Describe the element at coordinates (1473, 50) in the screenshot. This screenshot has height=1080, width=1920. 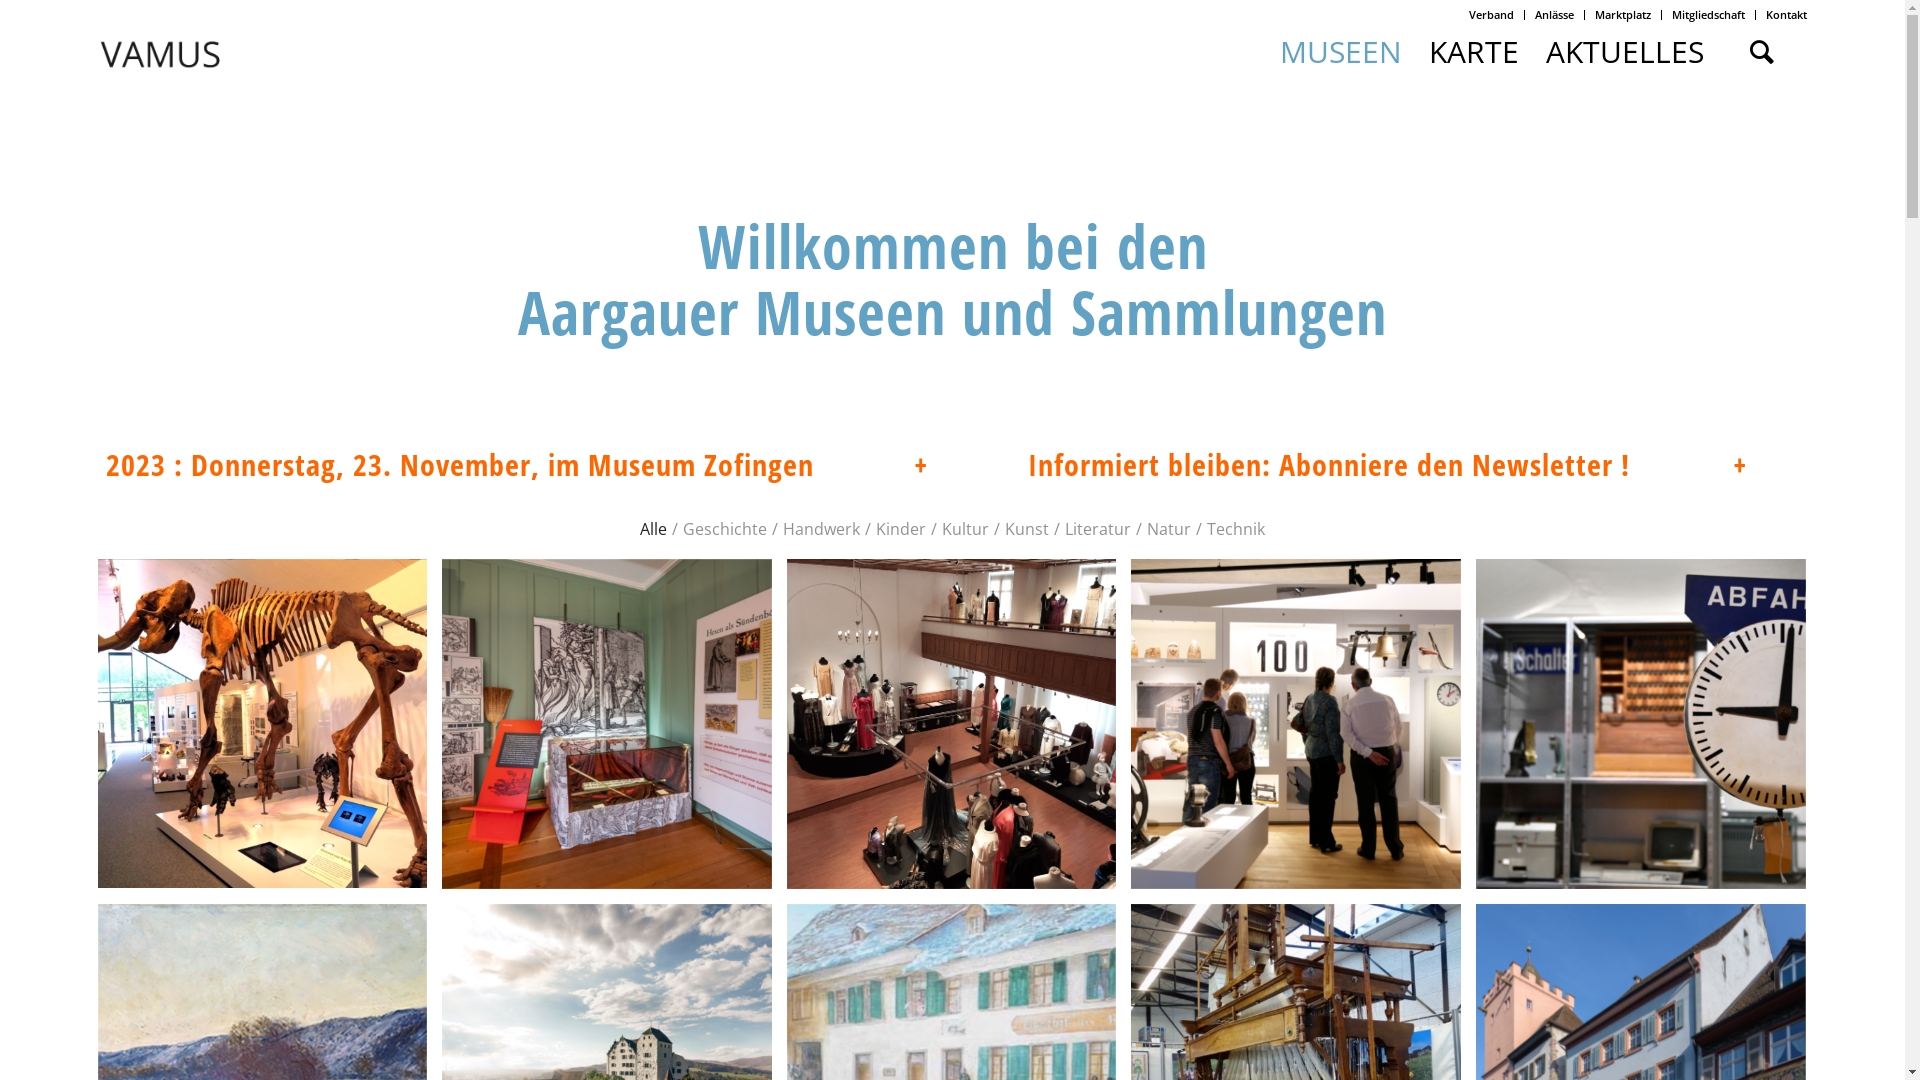
I see `'KARTE'` at that location.